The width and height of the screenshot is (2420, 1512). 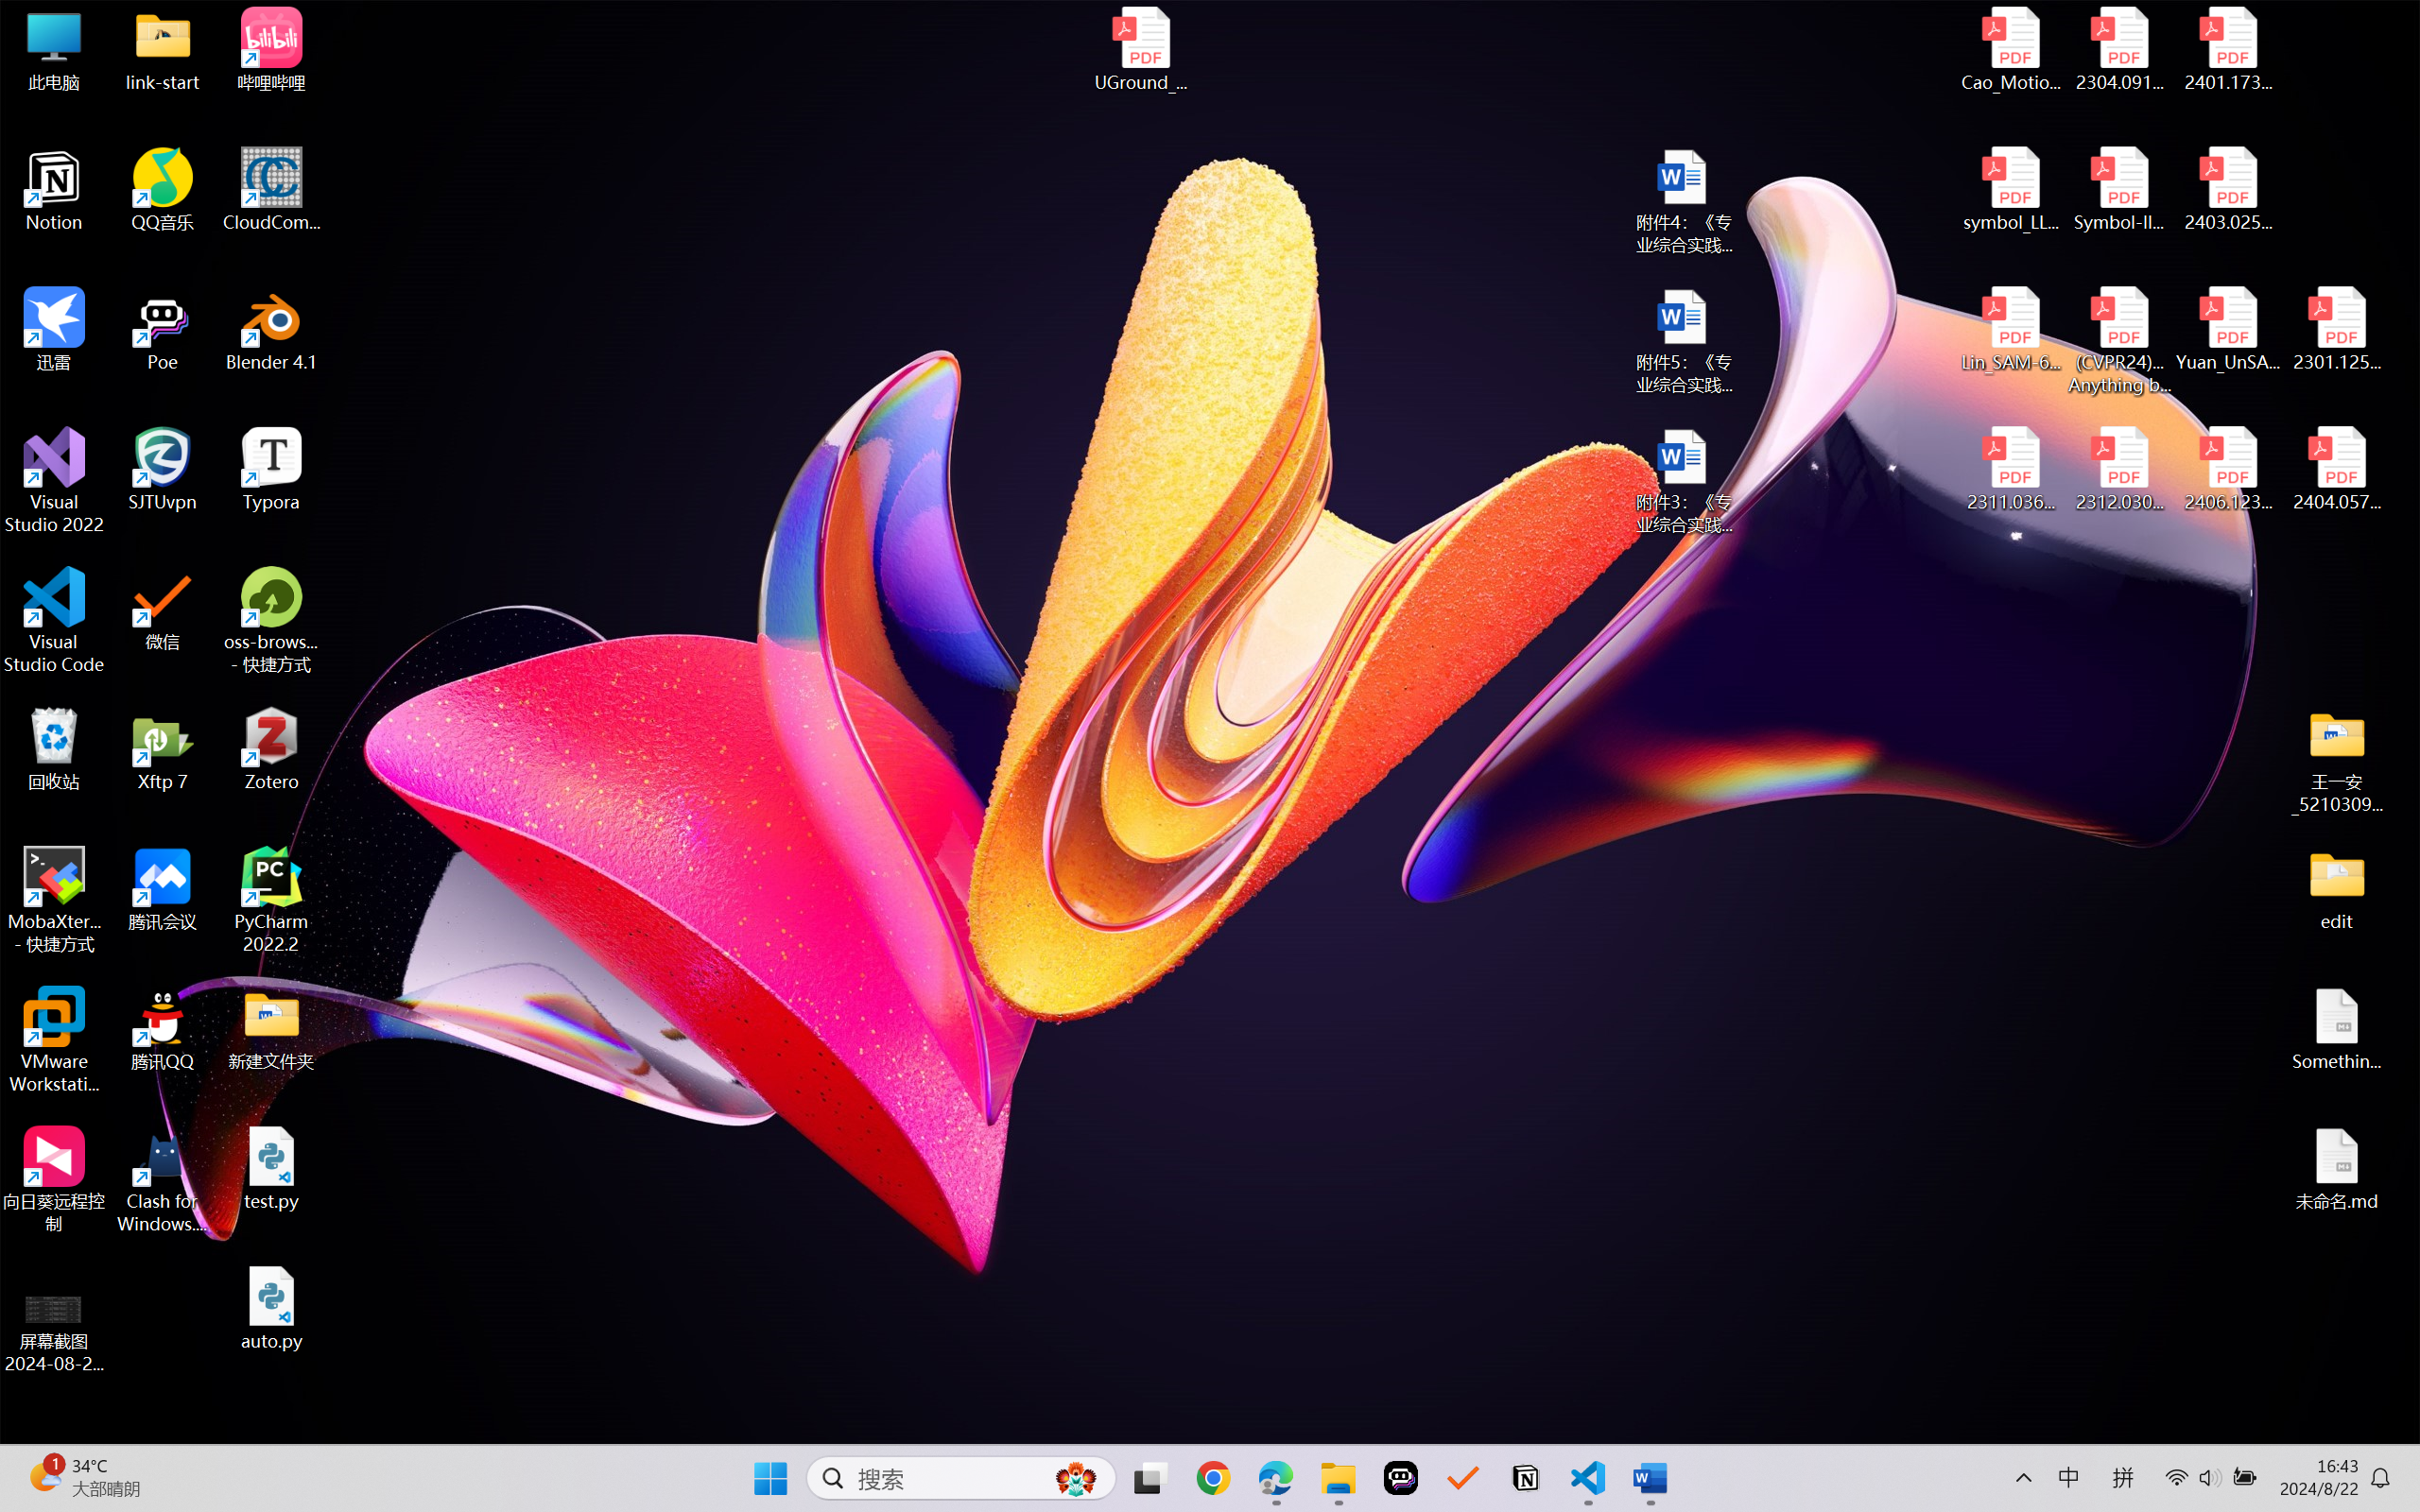 What do you see at coordinates (2118, 190) in the screenshot?
I see `'Symbol-llm-v2.pdf'` at bounding box center [2118, 190].